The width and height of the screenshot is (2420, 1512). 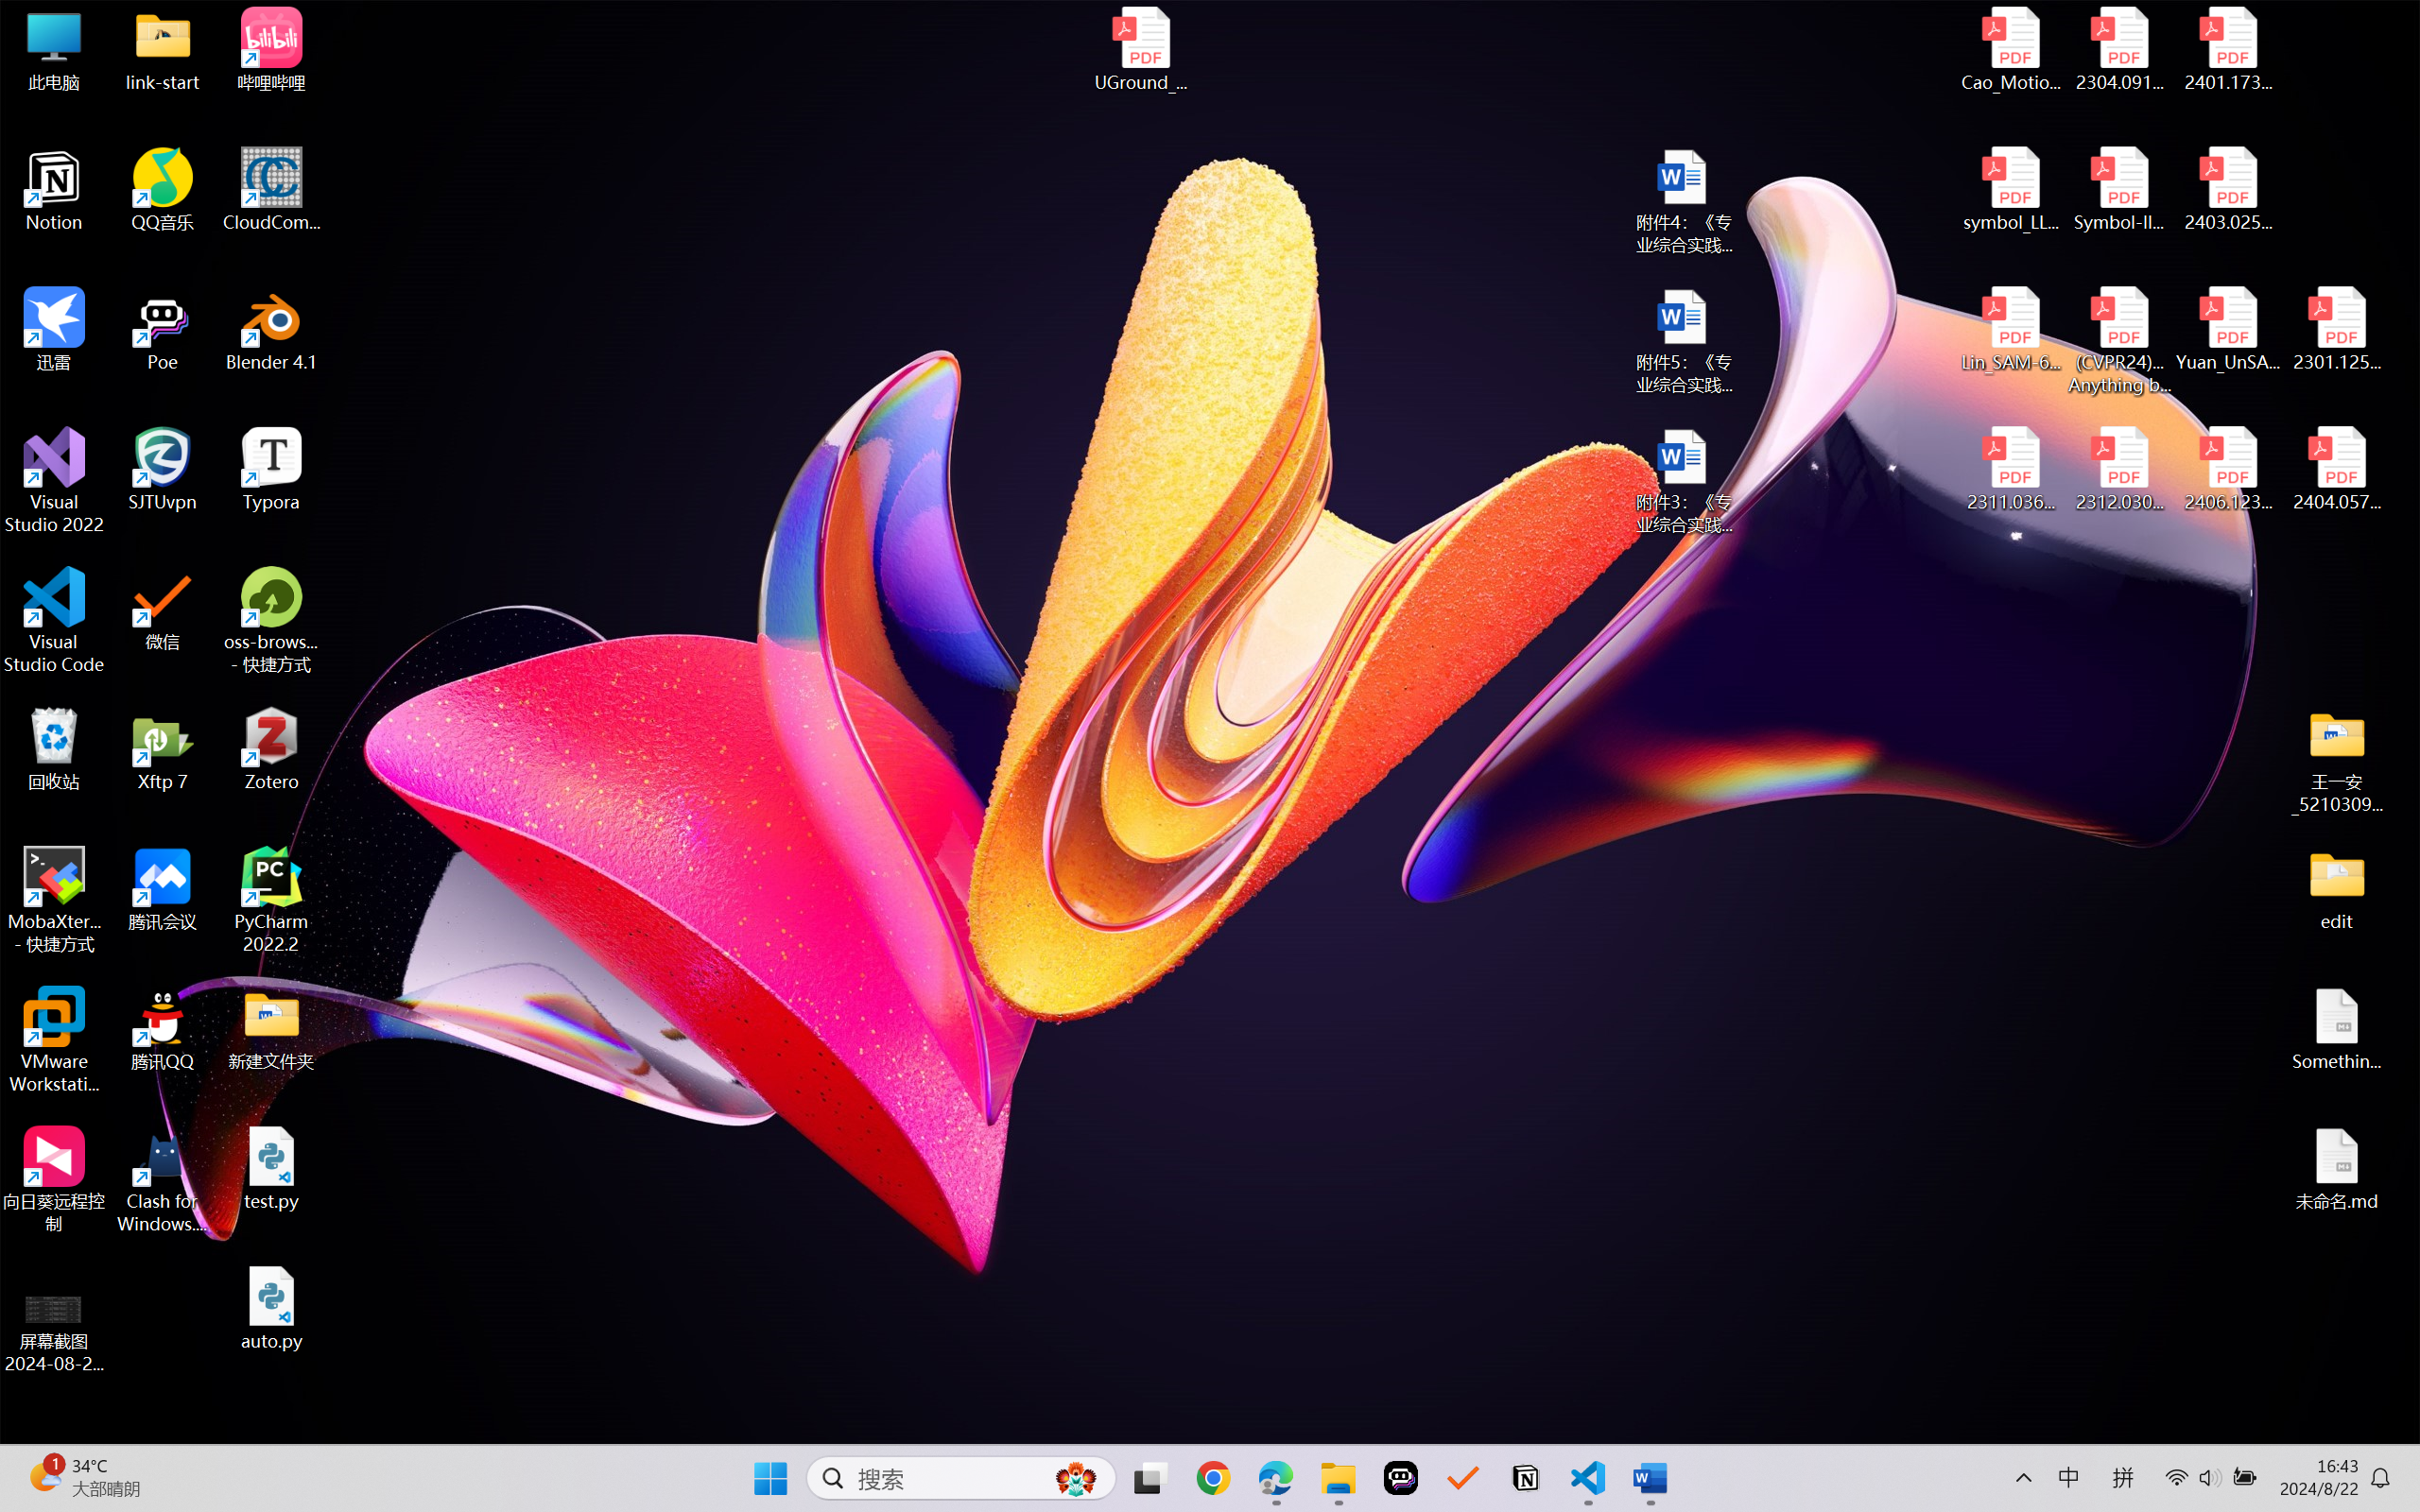 What do you see at coordinates (2118, 190) in the screenshot?
I see `'Symbol-llm-v2.pdf'` at bounding box center [2118, 190].